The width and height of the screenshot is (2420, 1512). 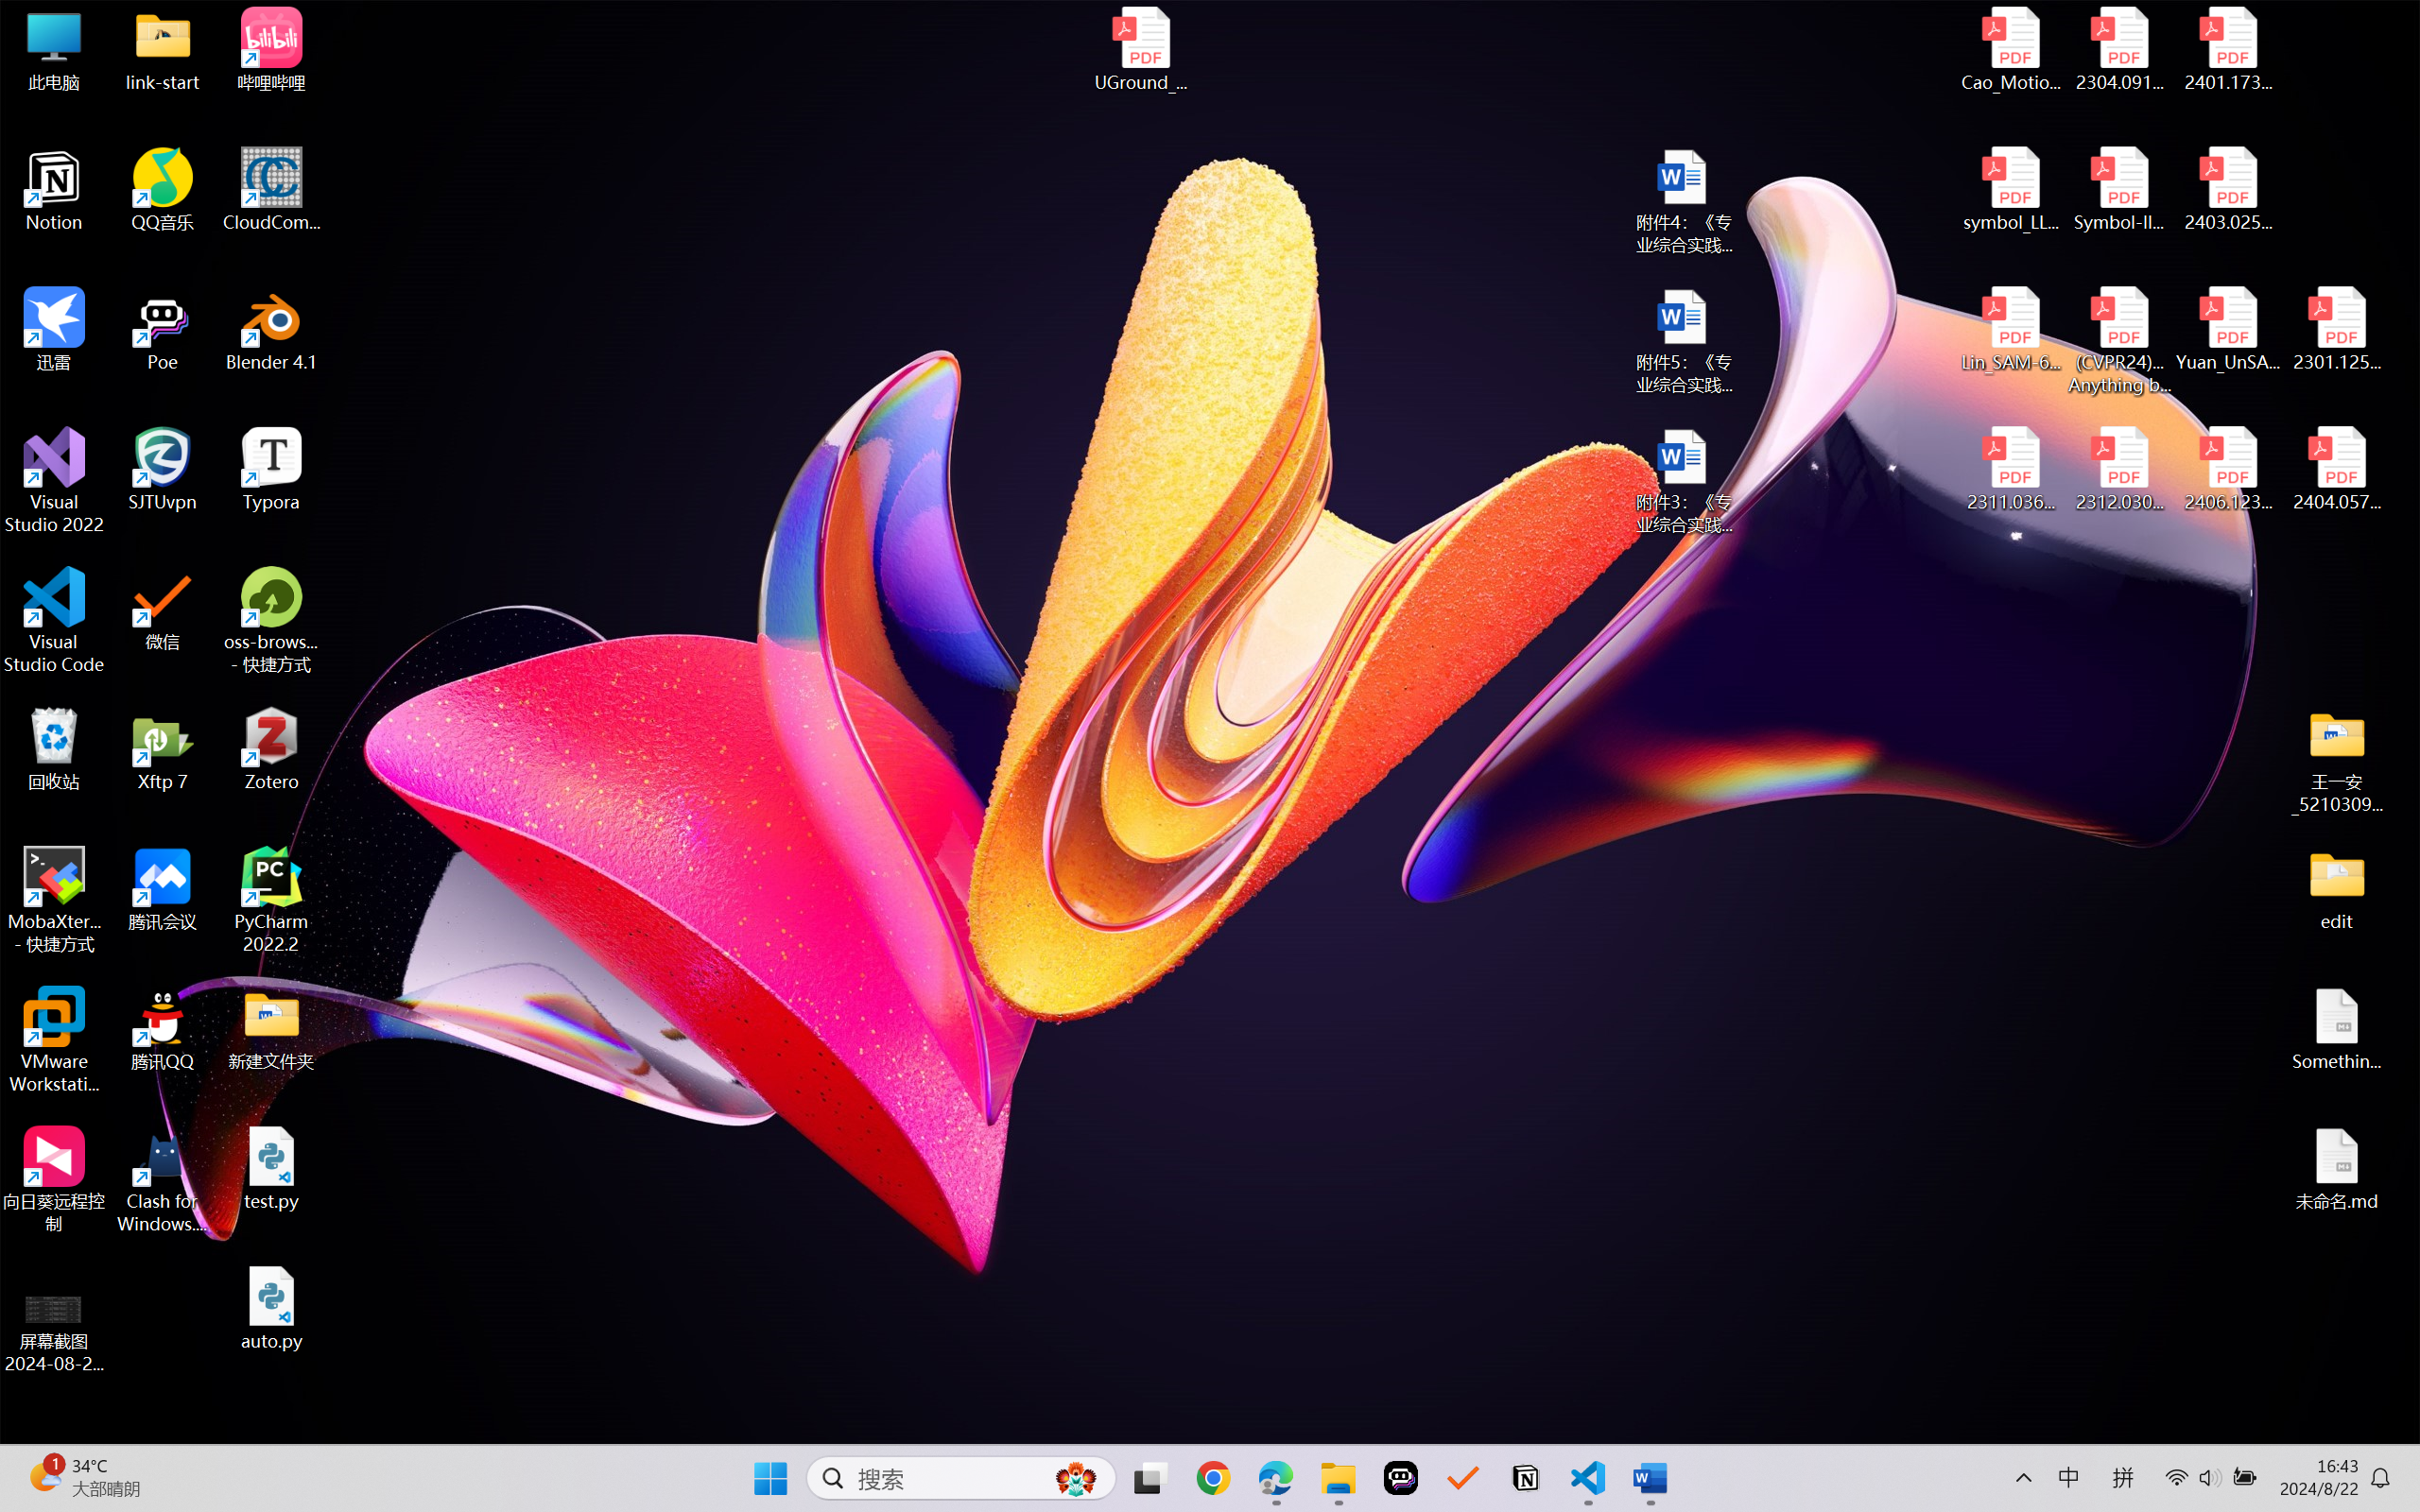 What do you see at coordinates (2118, 190) in the screenshot?
I see `'Symbol-llm-v2.pdf'` at bounding box center [2118, 190].